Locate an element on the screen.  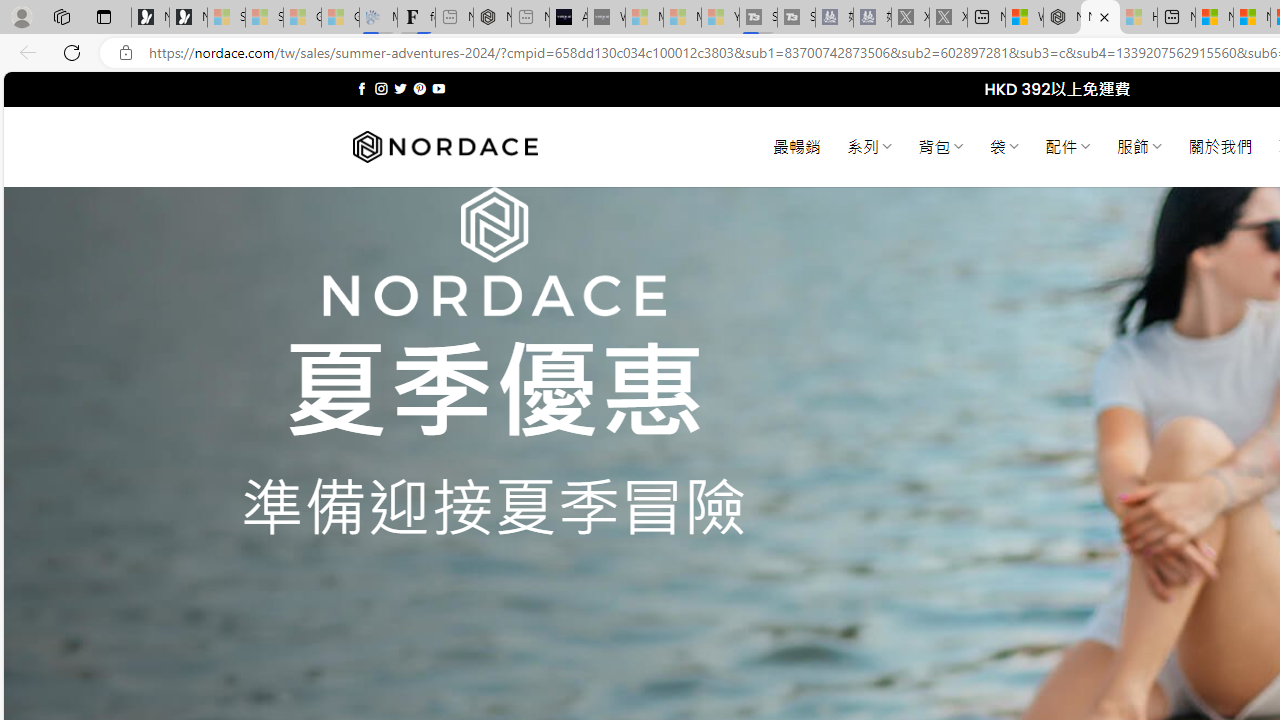
'Microsoft Start - Sleeping' is located at coordinates (682, 17).